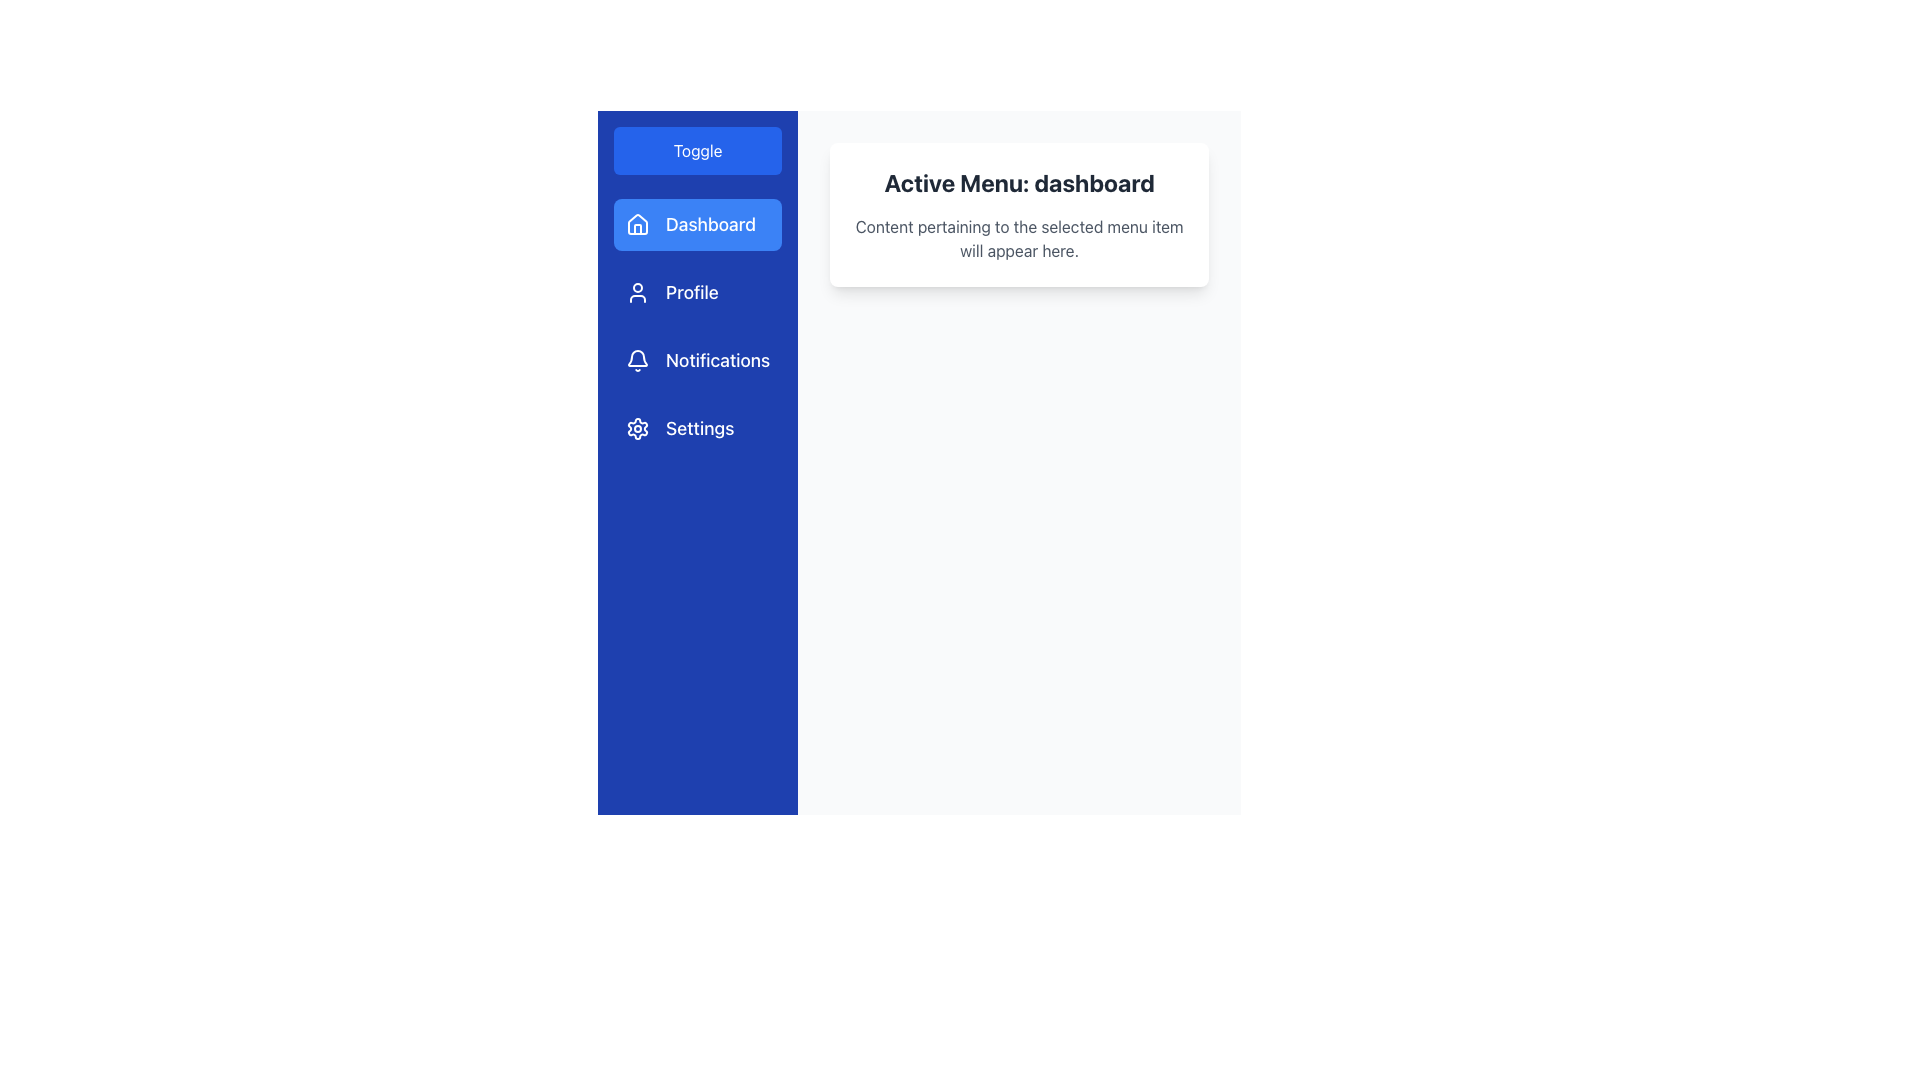 Image resolution: width=1920 pixels, height=1080 pixels. Describe the element at coordinates (637, 293) in the screenshot. I see `the 'Profile' icon located in the left navigation menu` at that location.